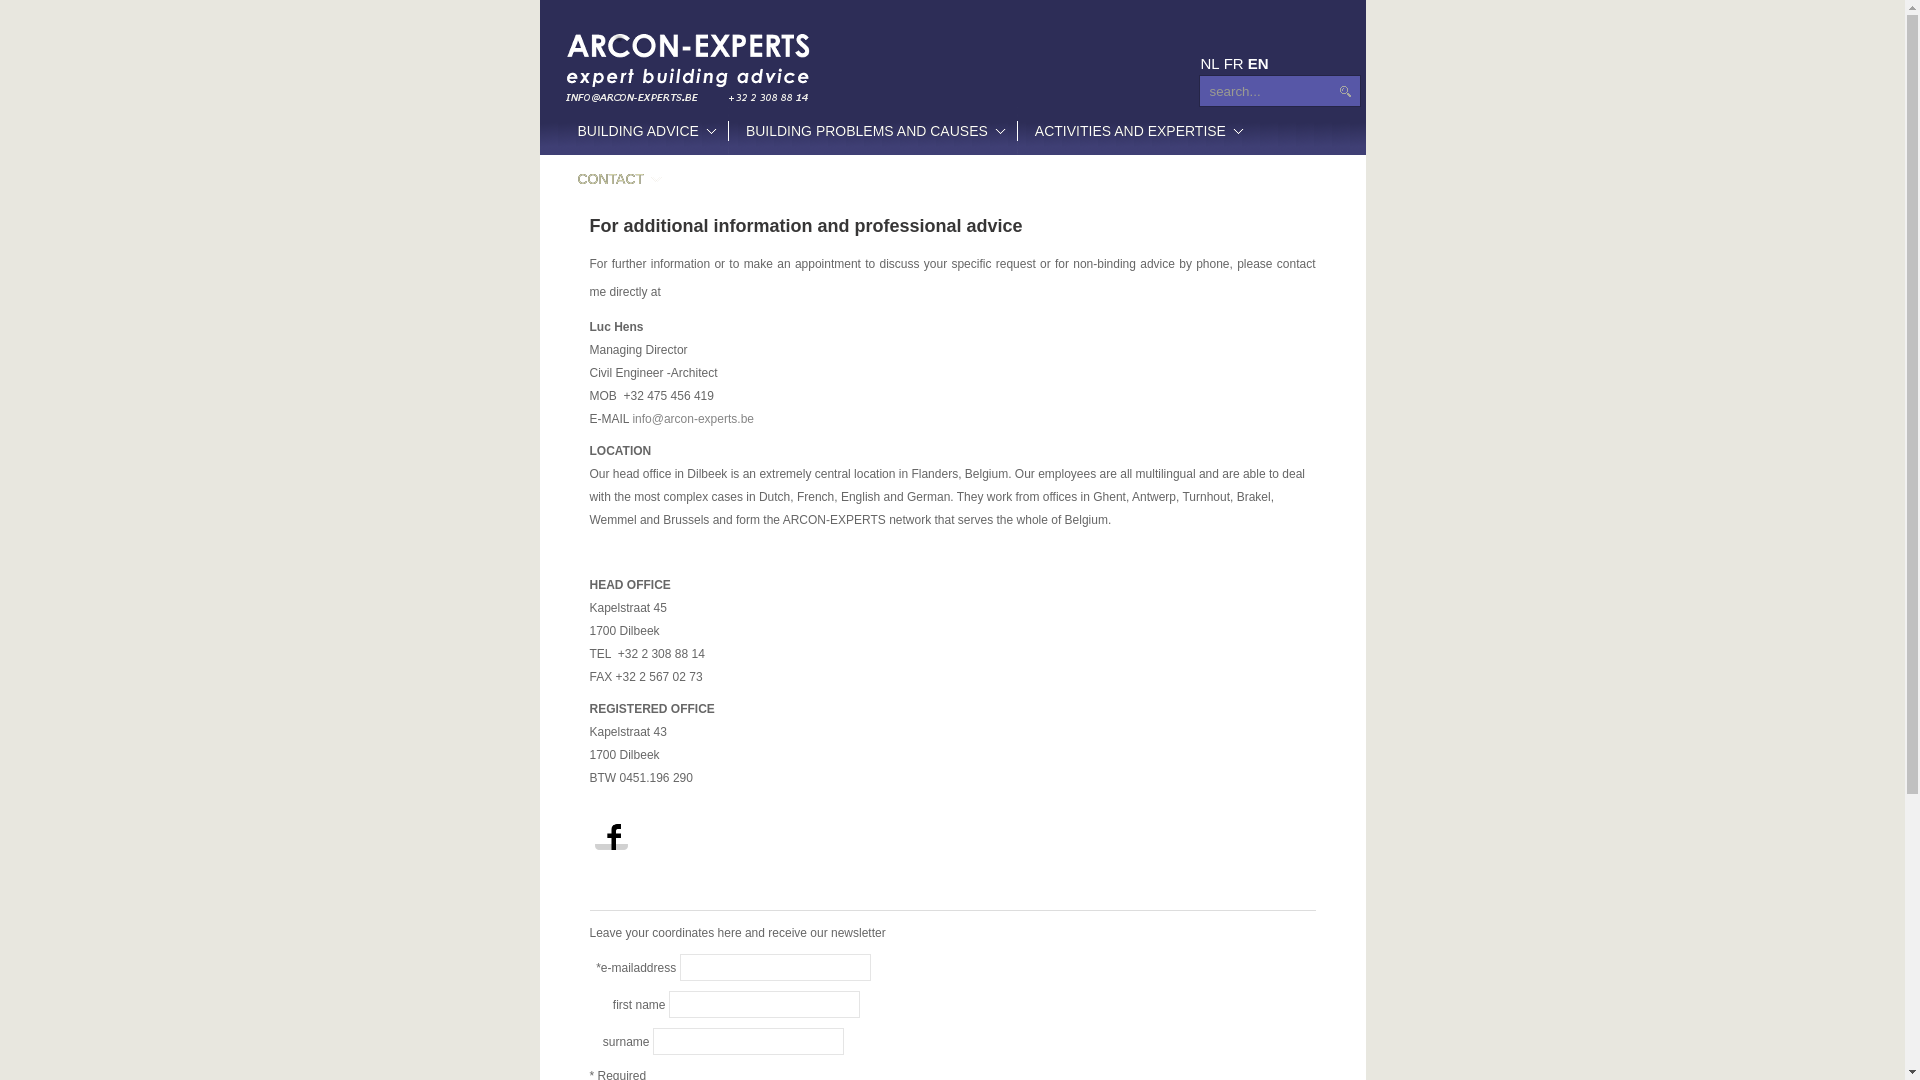  I want to click on 'info@arcon-experts.be', so click(631, 418).